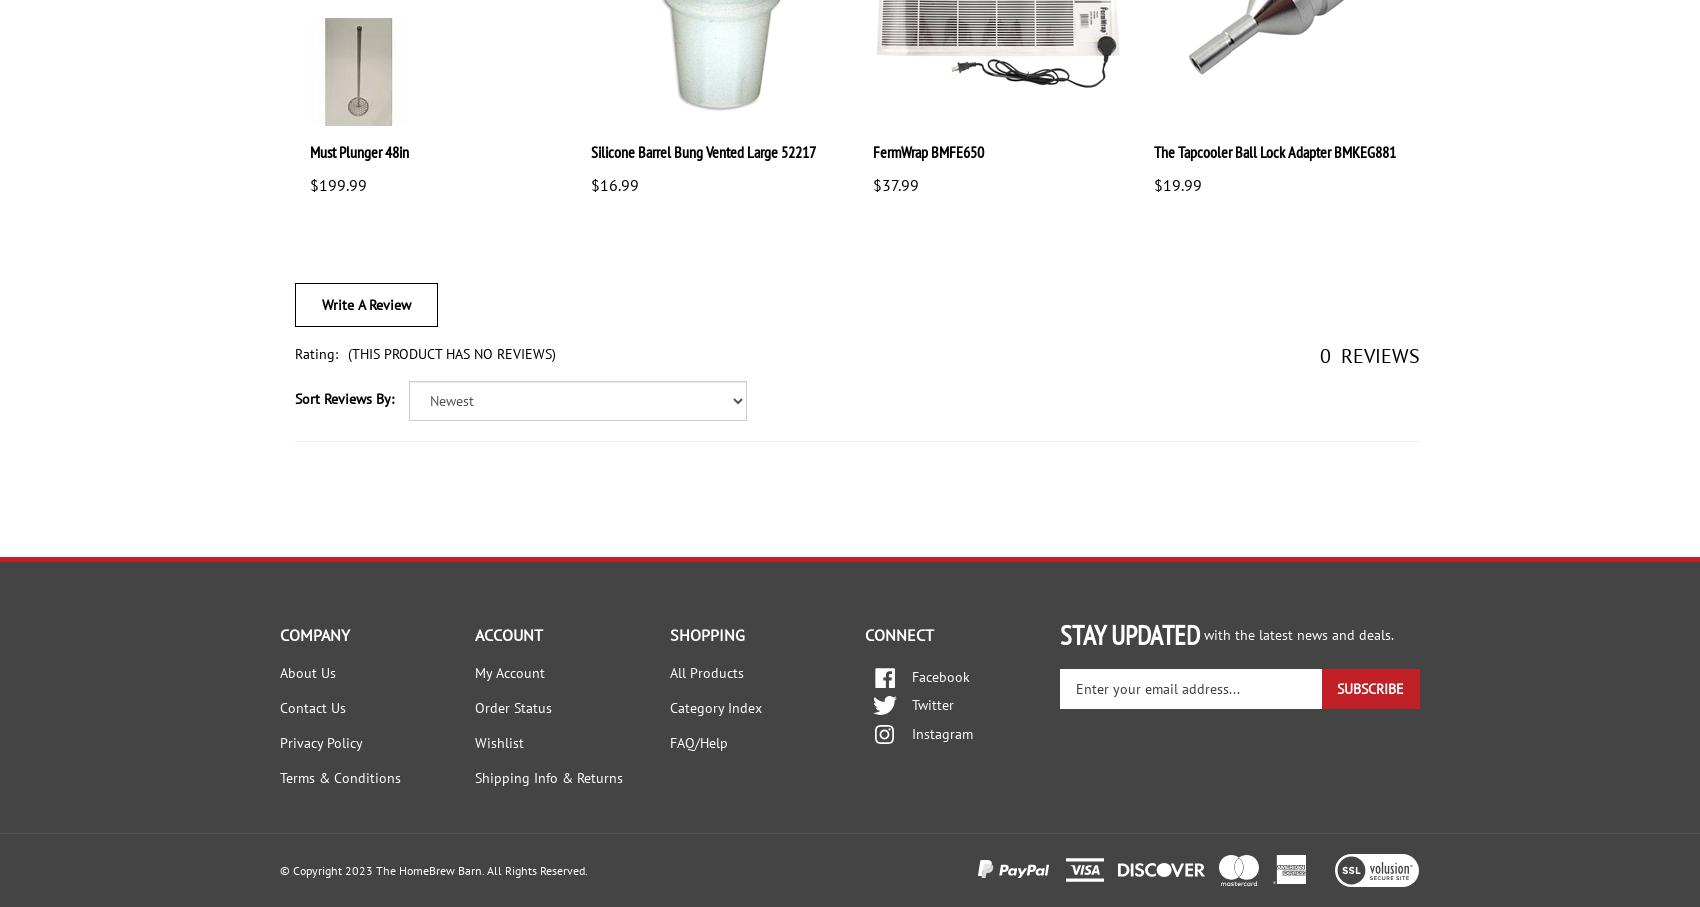 This screenshot has width=1700, height=907. What do you see at coordinates (1272, 151) in the screenshot?
I see `'The Tapcooler Ball Lock Adapter BMKEG881'` at bounding box center [1272, 151].